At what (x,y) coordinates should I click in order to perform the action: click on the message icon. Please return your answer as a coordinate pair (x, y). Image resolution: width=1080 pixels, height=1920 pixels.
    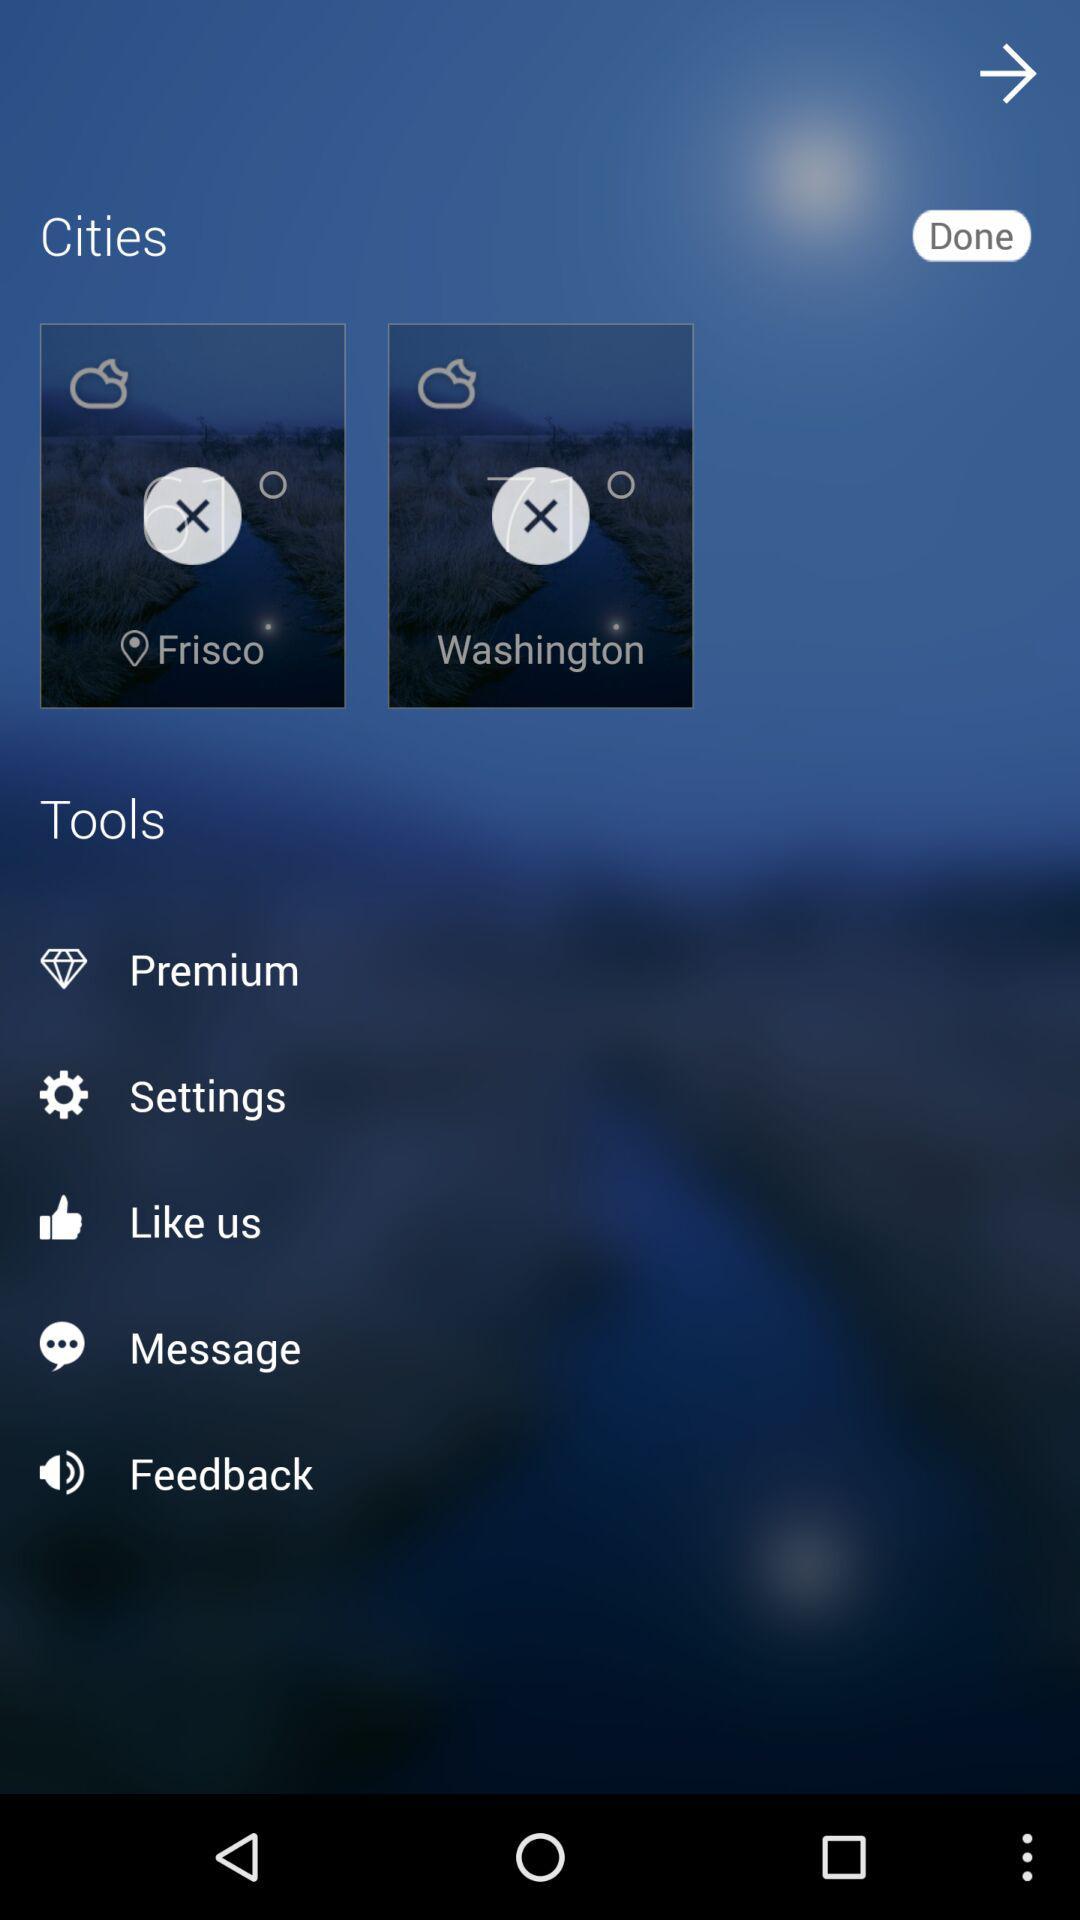
    Looking at the image, I should click on (540, 1347).